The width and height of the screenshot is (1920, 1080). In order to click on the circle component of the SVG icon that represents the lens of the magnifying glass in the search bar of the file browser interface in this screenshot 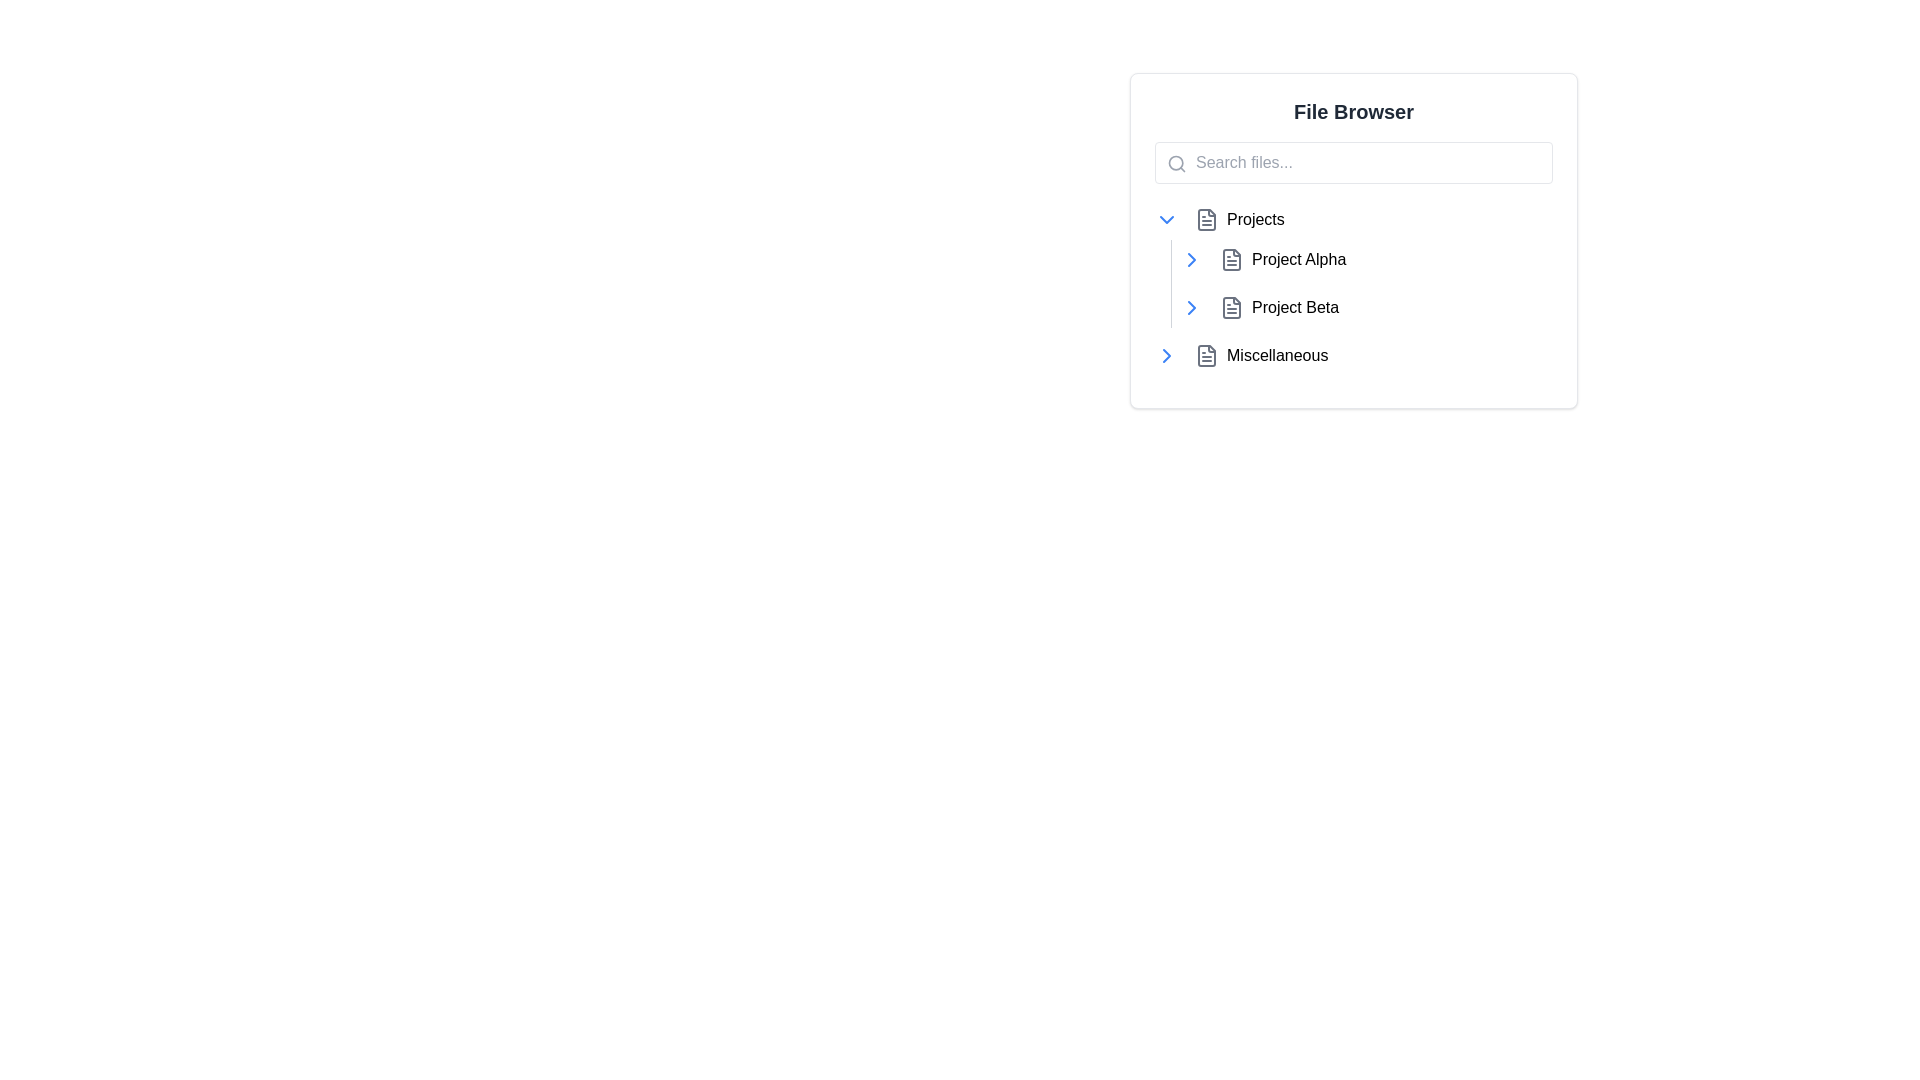, I will do `click(1176, 162)`.